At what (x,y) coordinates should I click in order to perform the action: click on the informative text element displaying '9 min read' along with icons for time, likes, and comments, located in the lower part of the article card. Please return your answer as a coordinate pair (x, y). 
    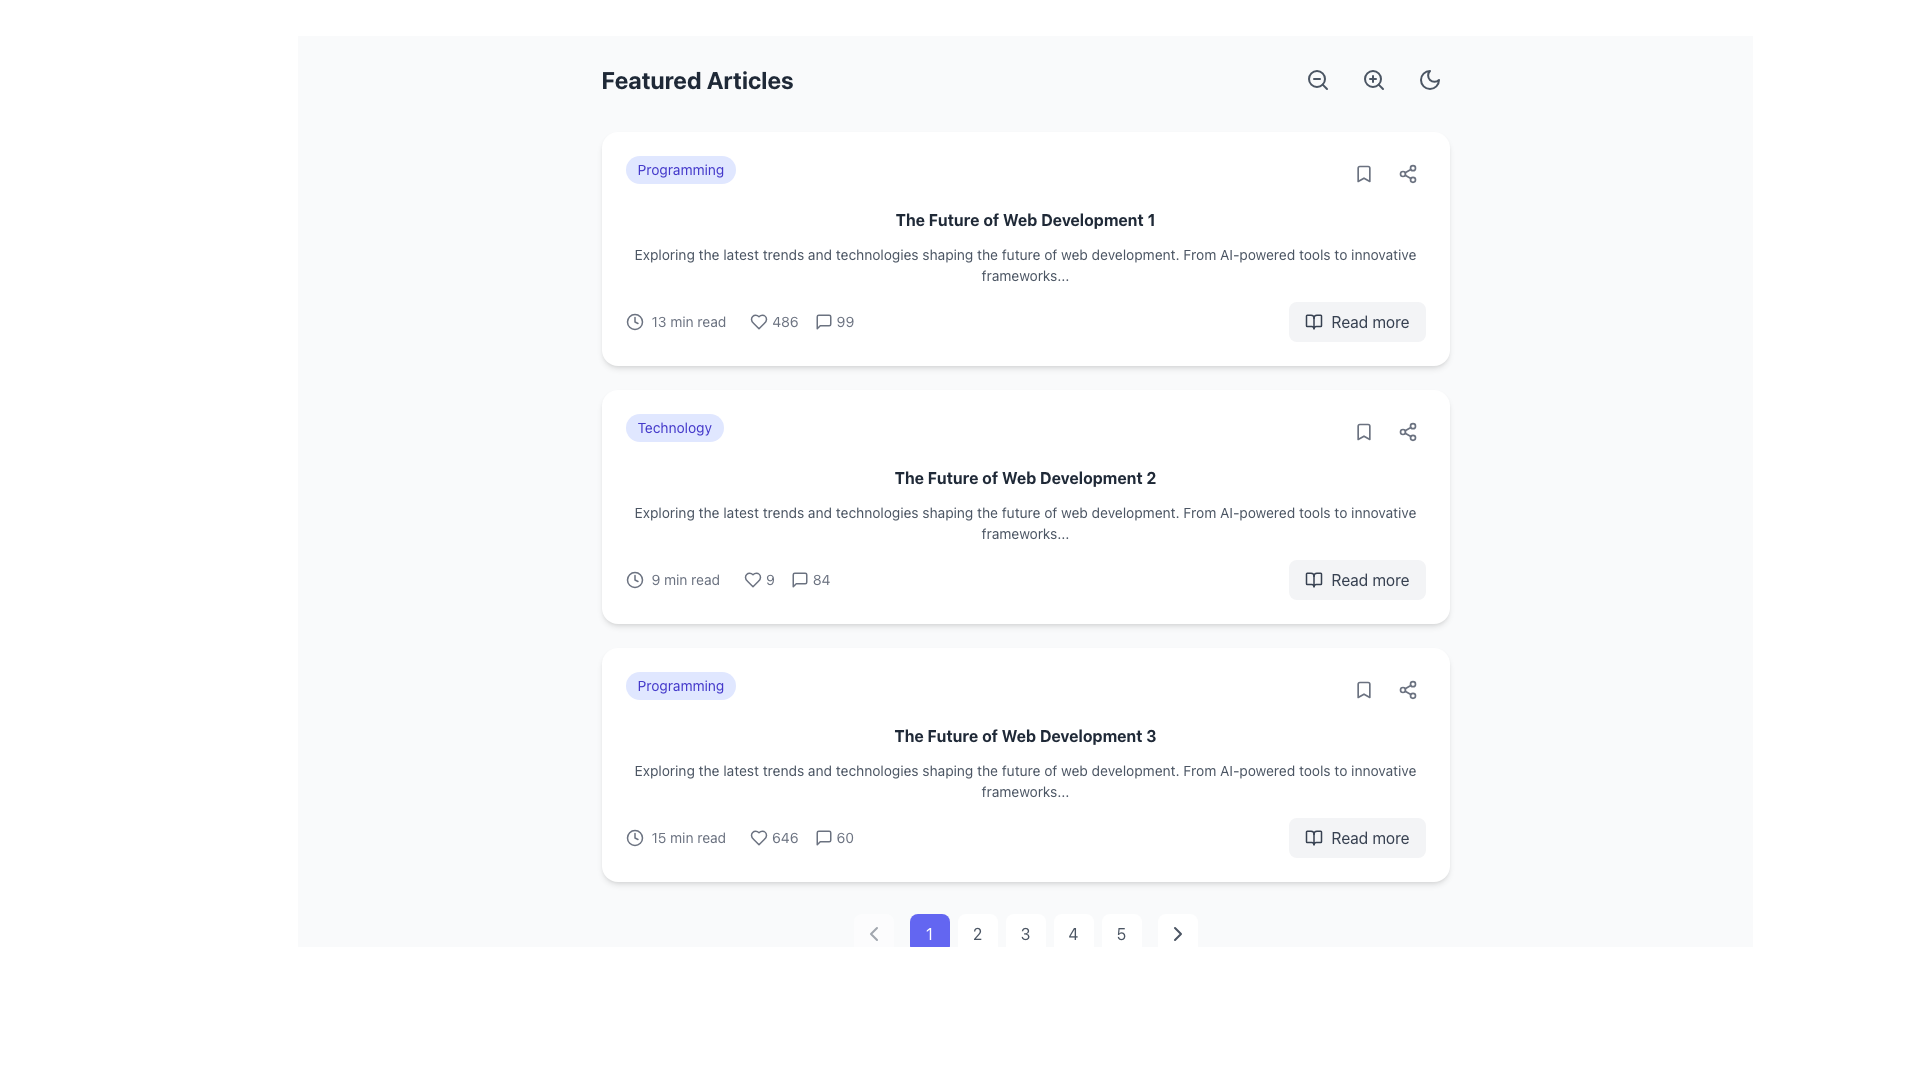
    Looking at the image, I should click on (727, 579).